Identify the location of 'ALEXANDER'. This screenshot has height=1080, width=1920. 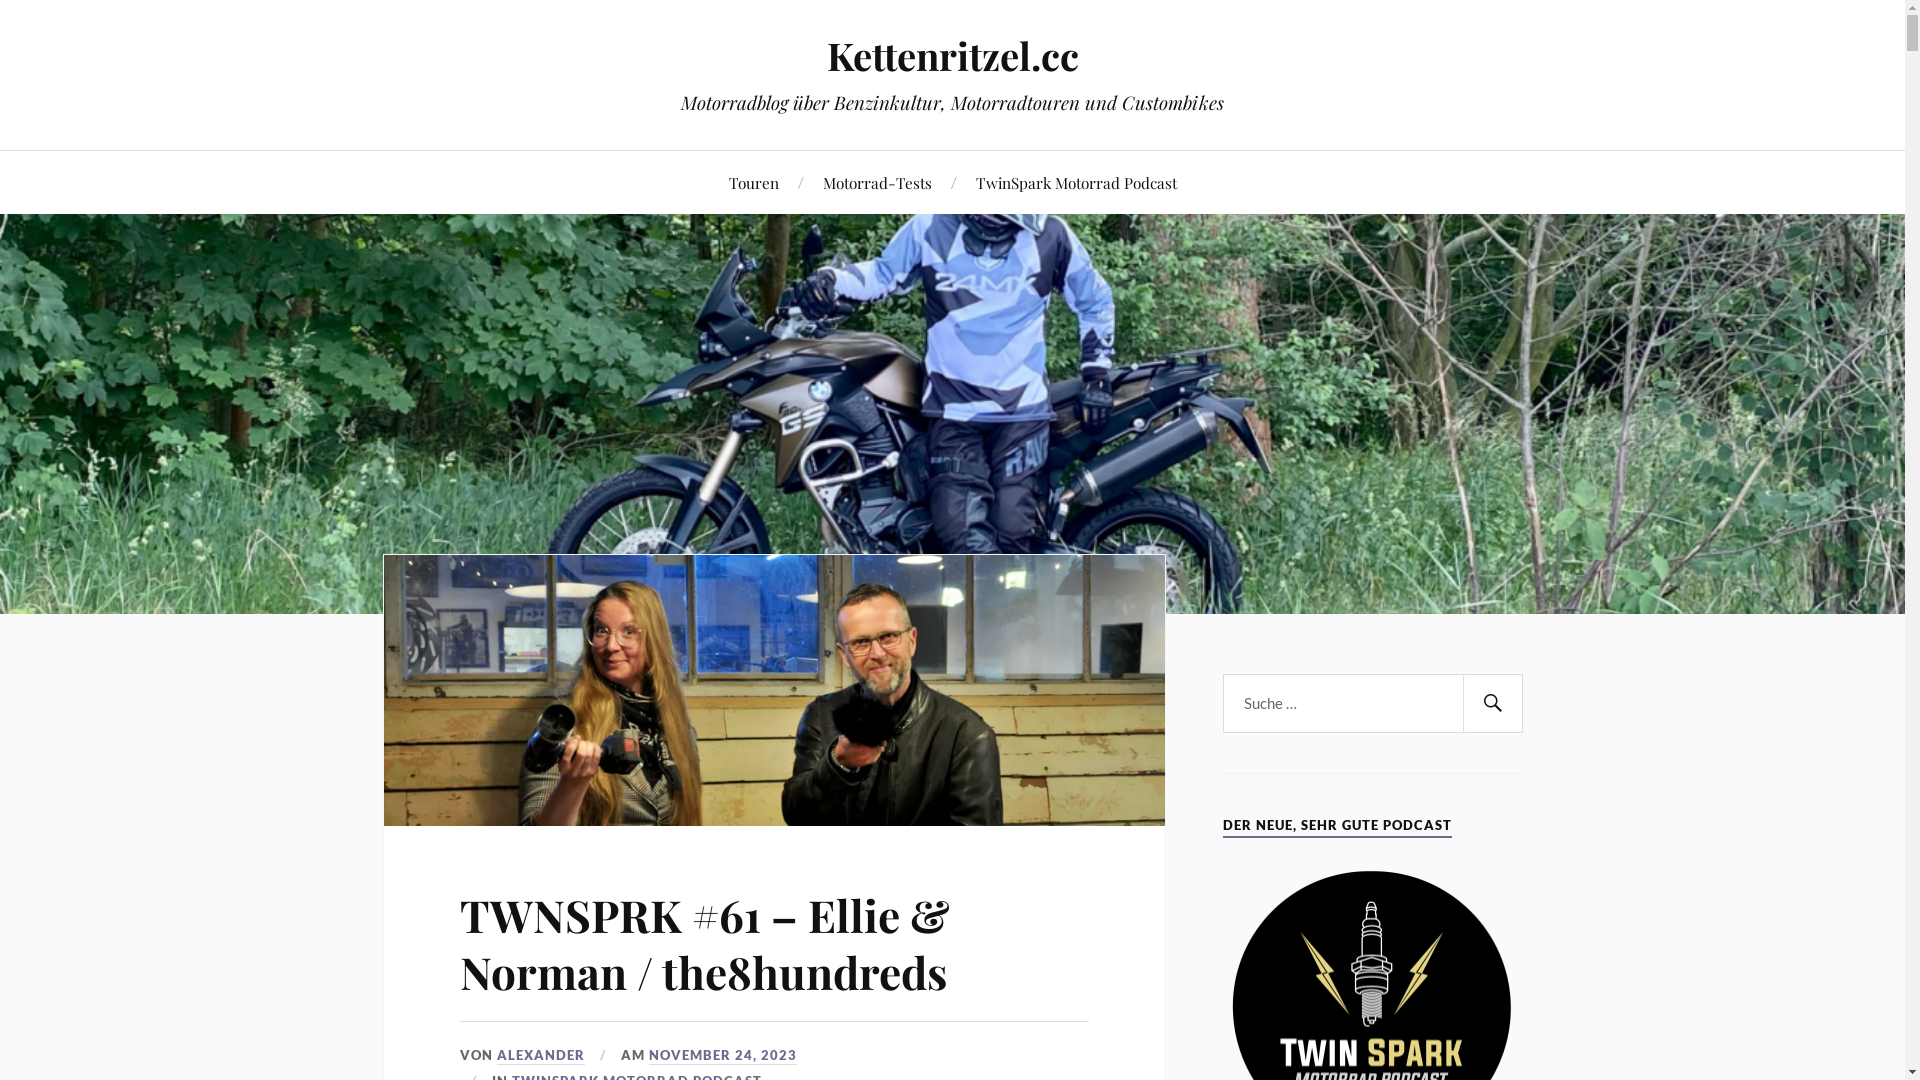
(541, 1054).